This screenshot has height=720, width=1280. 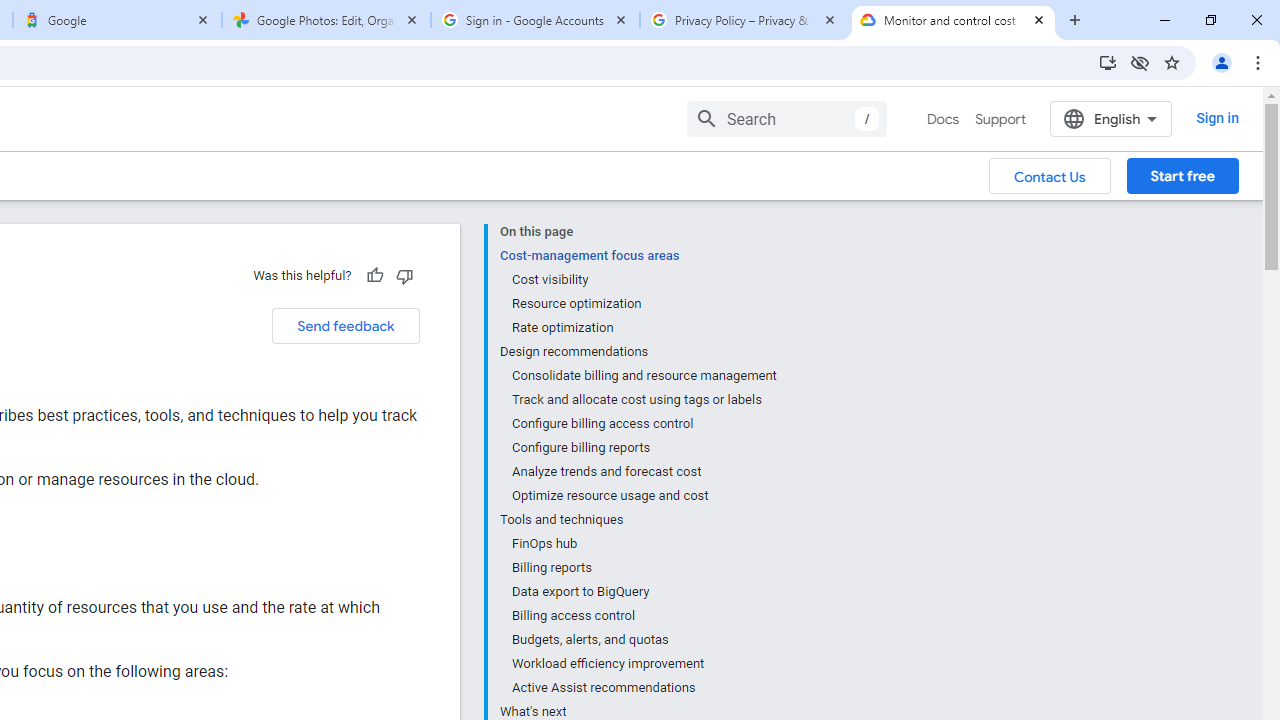 What do you see at coordinates (643, 543) in the screenshot?
I see `'FinOps hub'` at bounding box center [643, 543].